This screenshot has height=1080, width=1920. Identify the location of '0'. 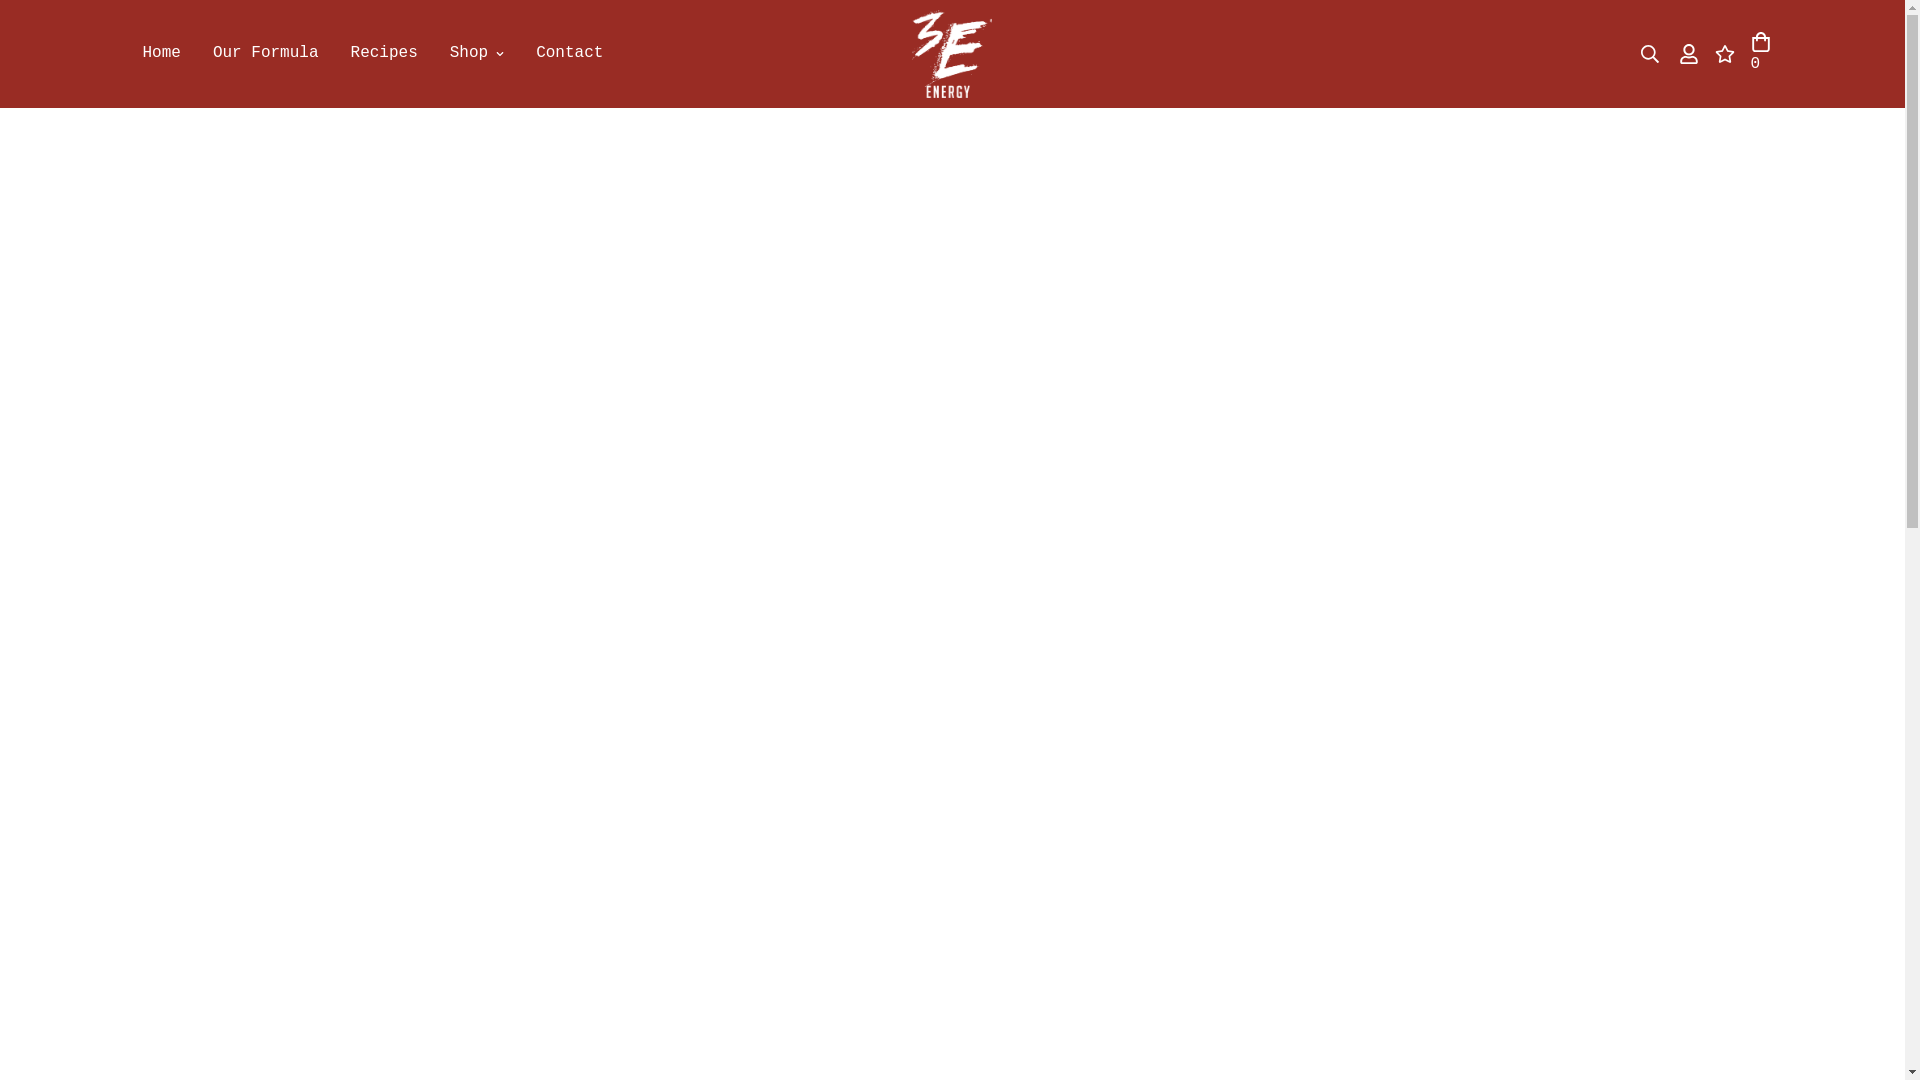
(1741, 53).